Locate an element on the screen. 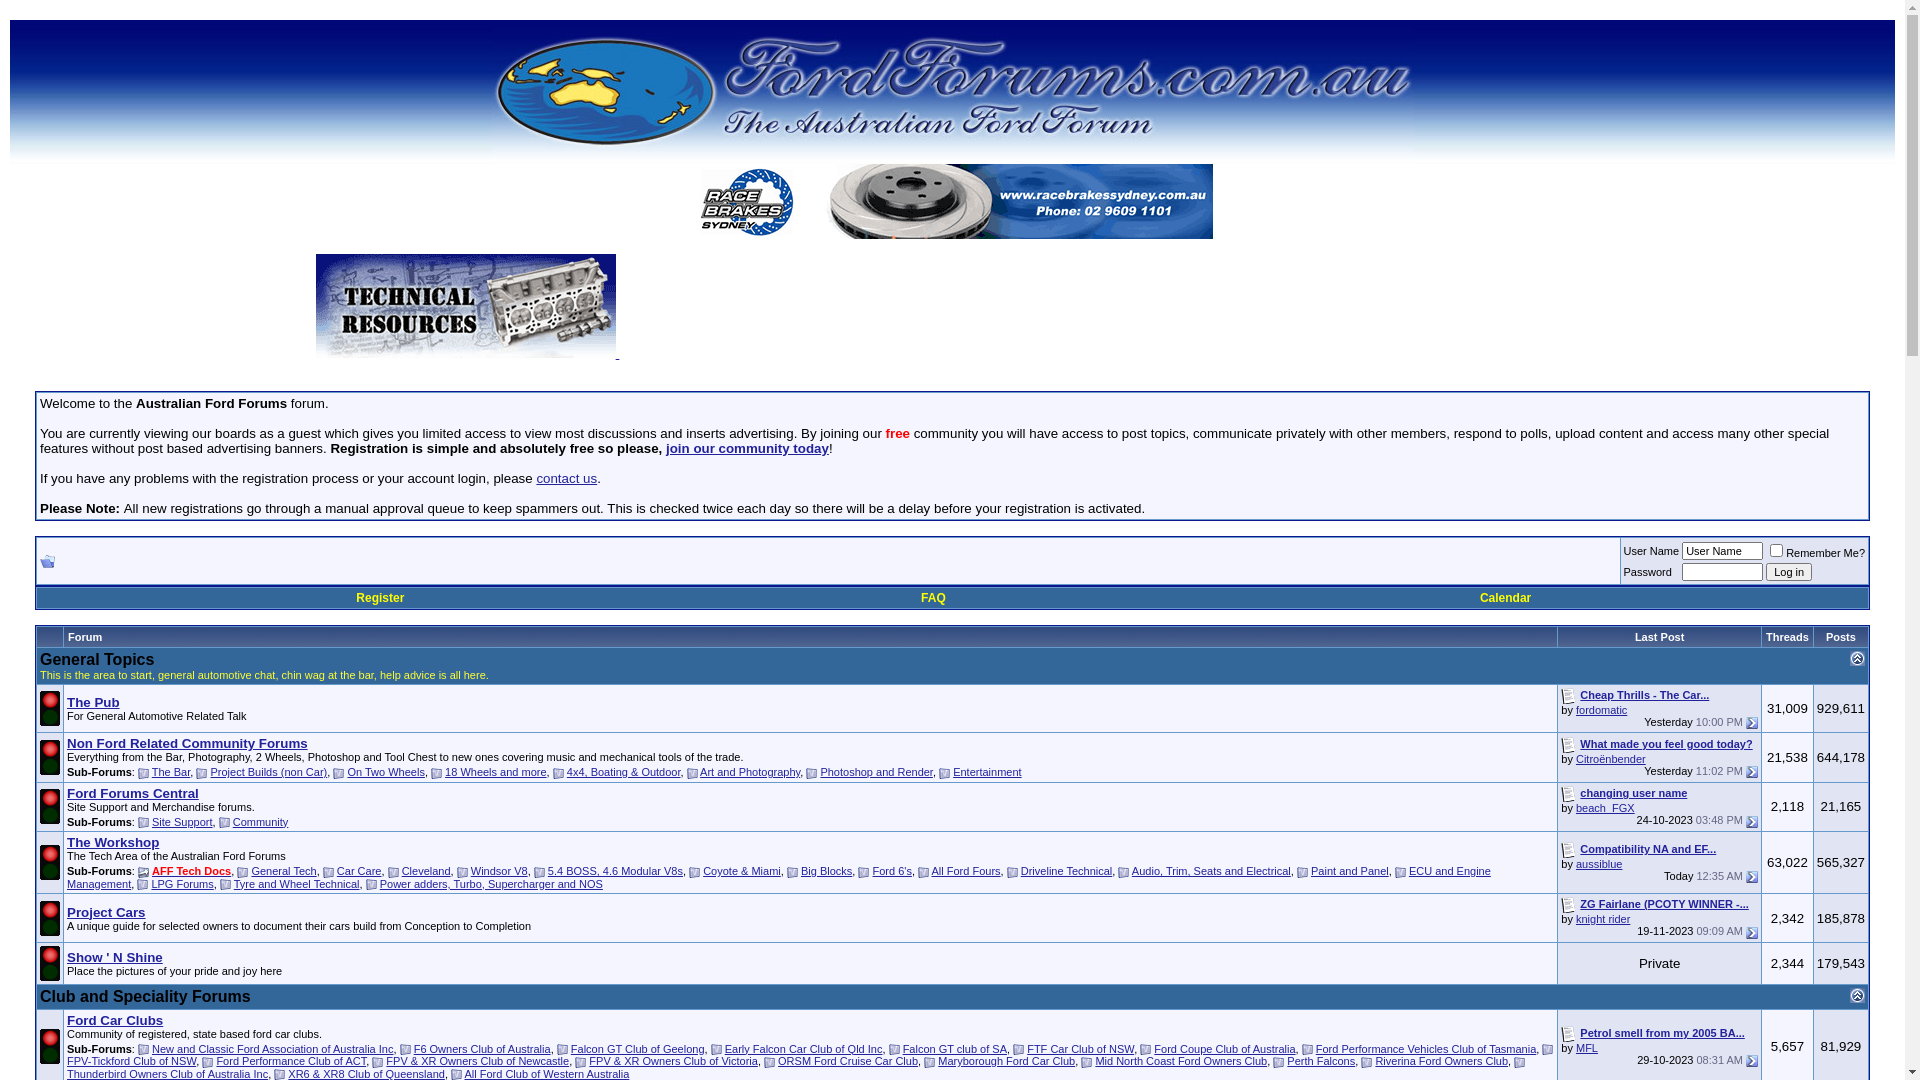  'Cheap Thrills - The Car...' is located at coordinates (1644, 693).